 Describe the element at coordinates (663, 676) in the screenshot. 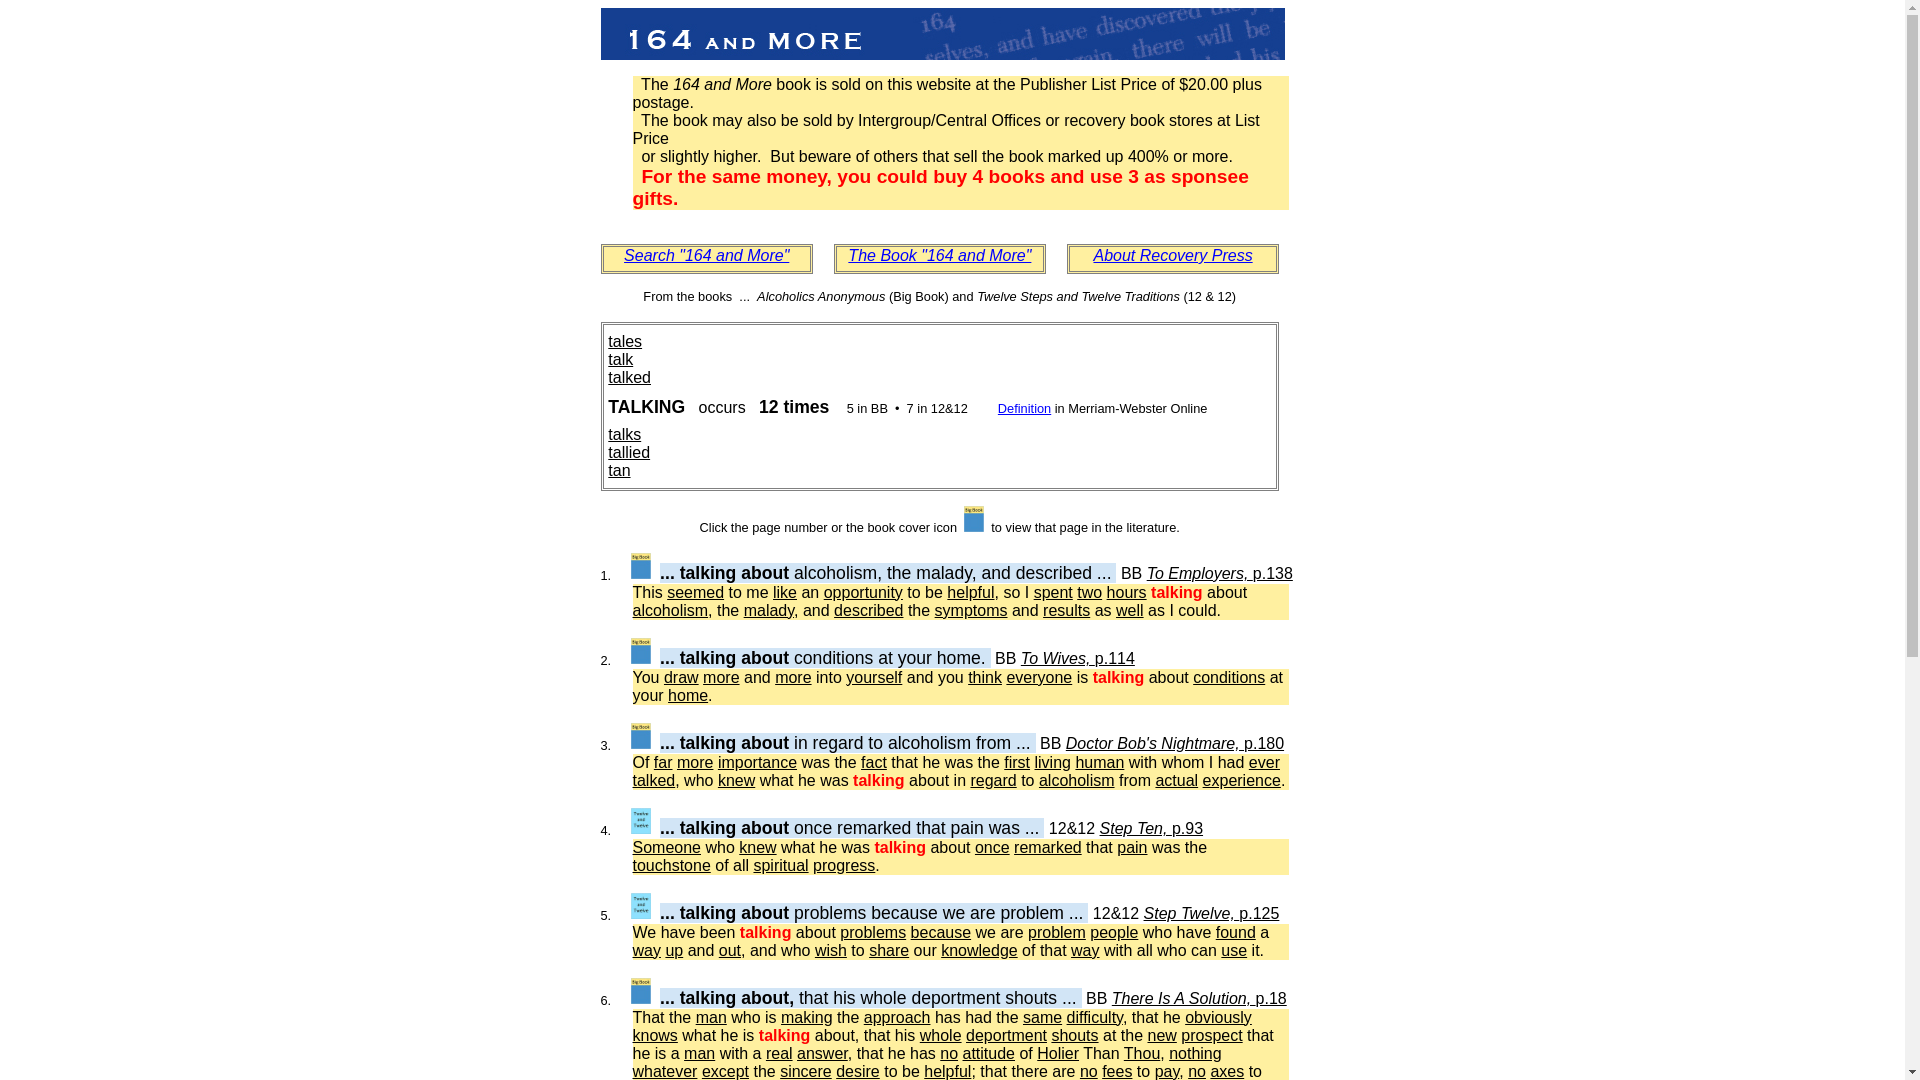

I see `'draw'` at that location.